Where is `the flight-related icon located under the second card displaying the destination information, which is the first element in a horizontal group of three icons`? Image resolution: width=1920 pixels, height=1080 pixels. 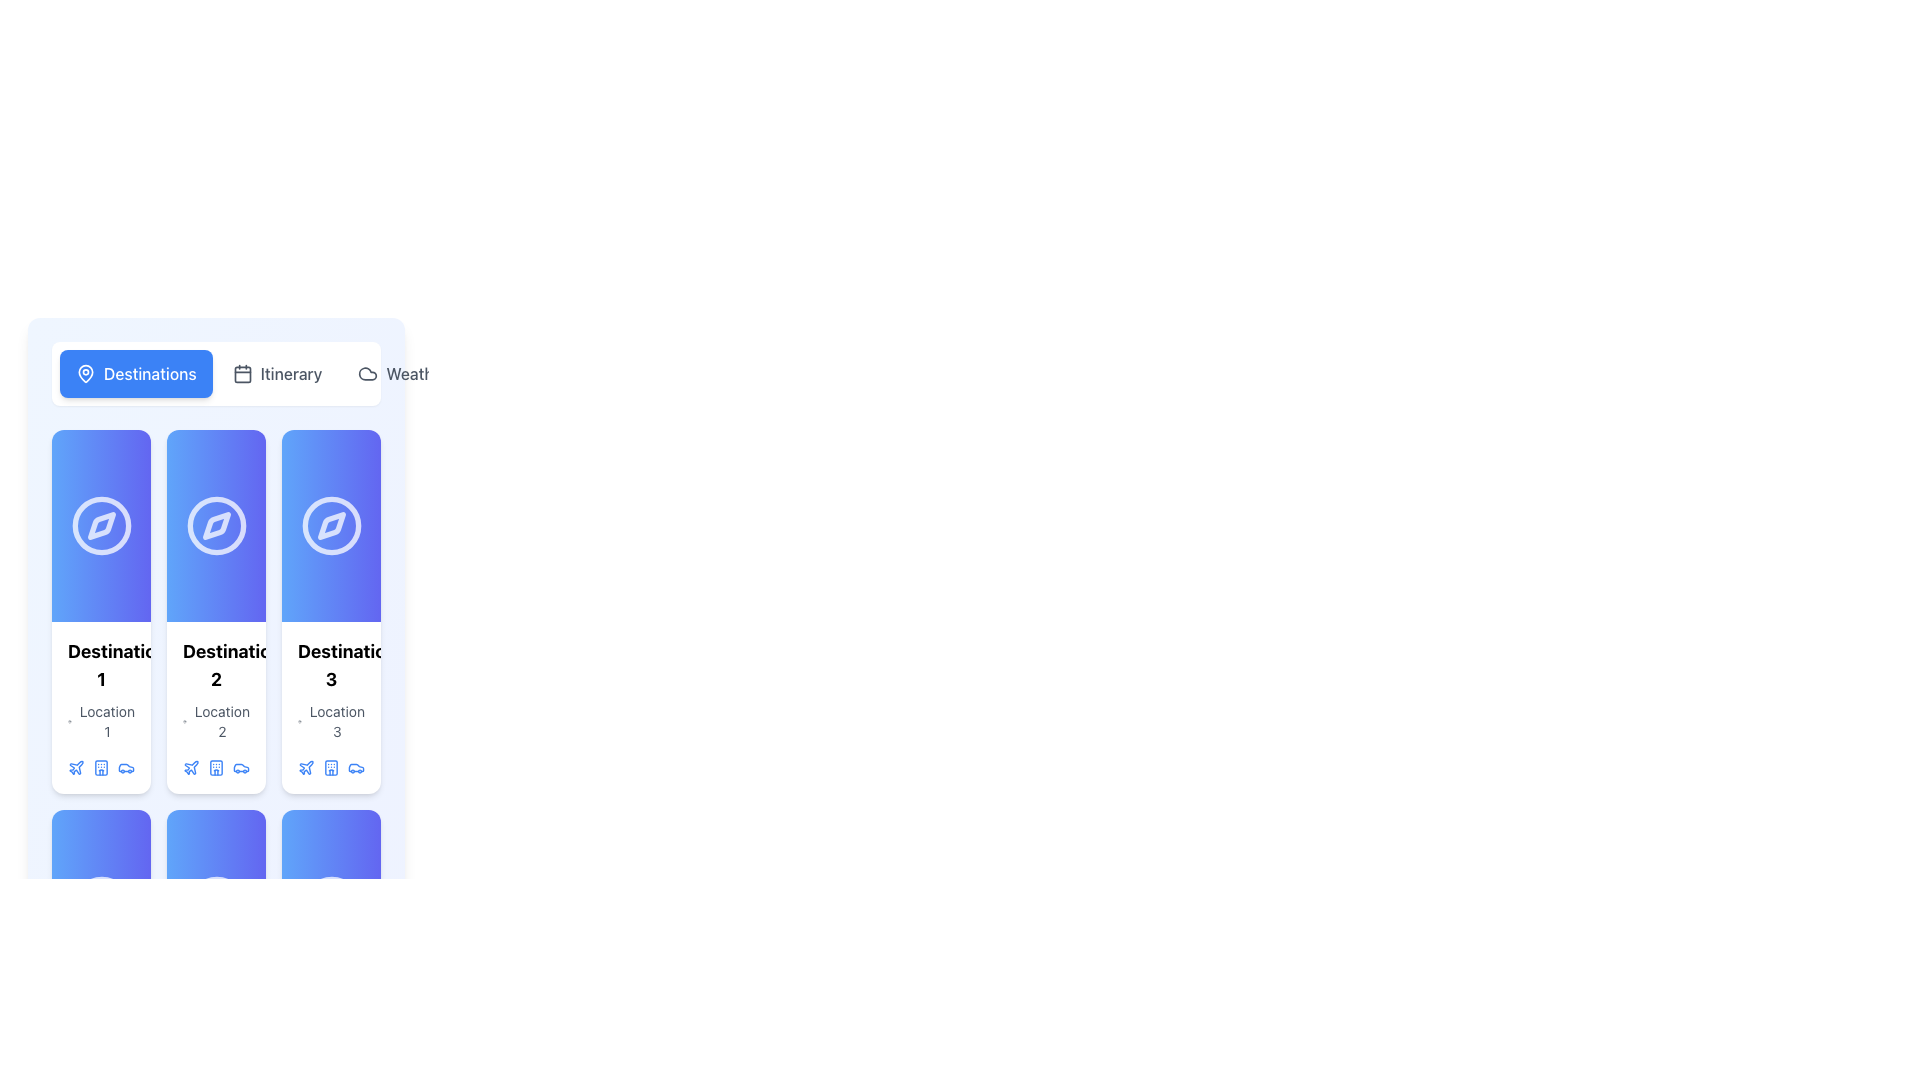
the flight-related icon located under the second card displaying the destination information, which is the first element in a horizontal group of three icons is located at coordinates (191, 766).